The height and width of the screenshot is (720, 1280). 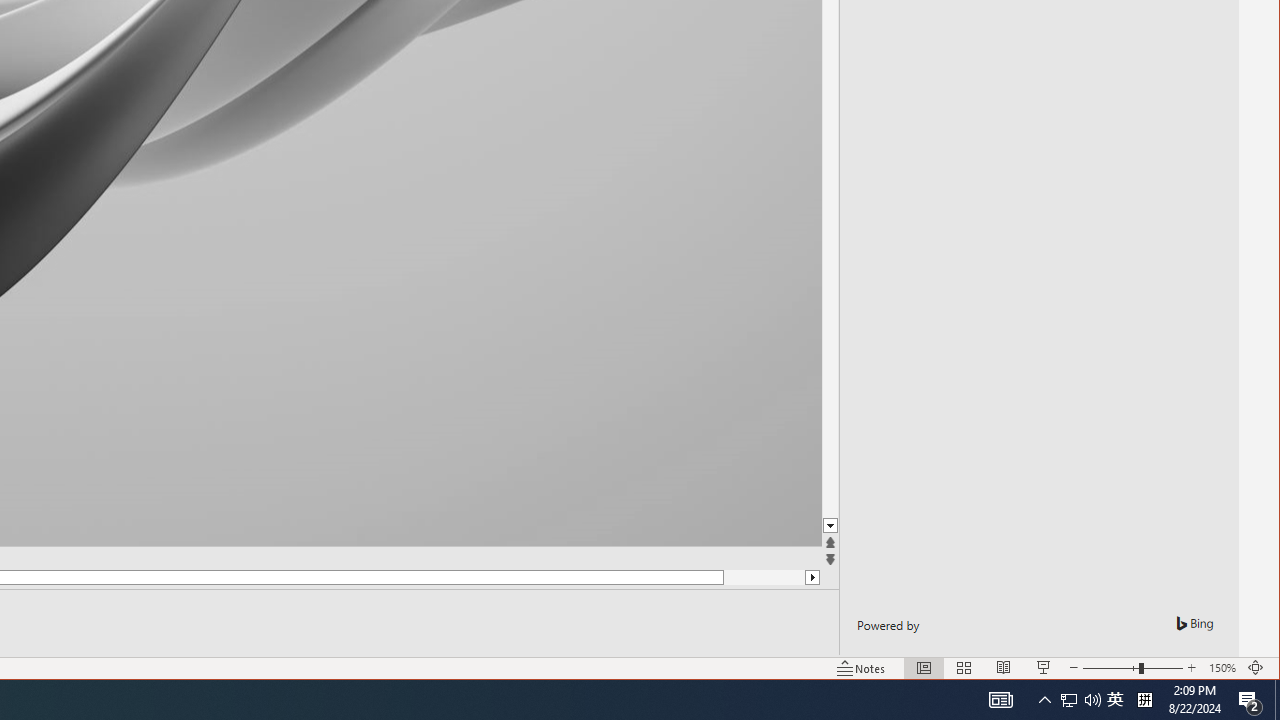 What do you see at coordinates (1079, 698) in the screenshot?
I see `'User Promoted Notification Area'` at bounding box center [1079, 698].